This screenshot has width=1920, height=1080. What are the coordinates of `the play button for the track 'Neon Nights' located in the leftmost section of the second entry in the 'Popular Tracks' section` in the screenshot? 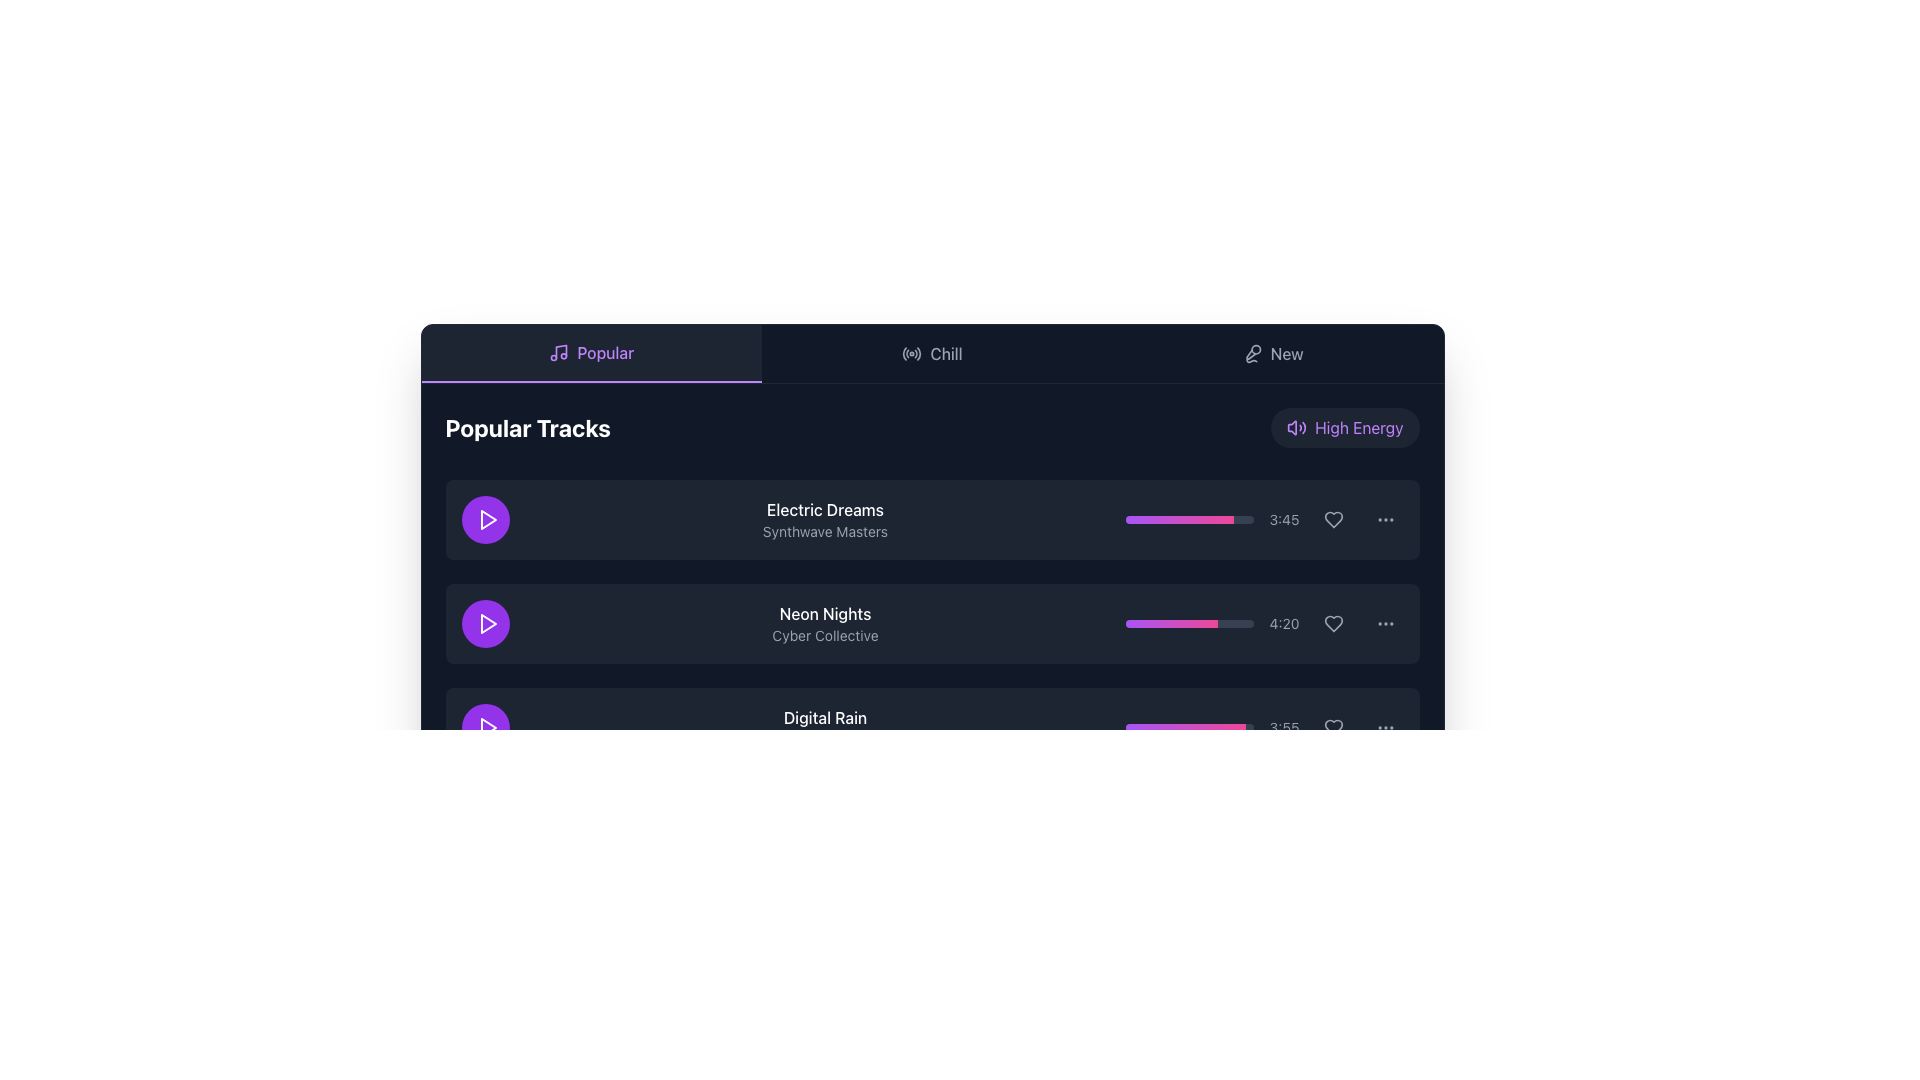 It's located at (485, 623).